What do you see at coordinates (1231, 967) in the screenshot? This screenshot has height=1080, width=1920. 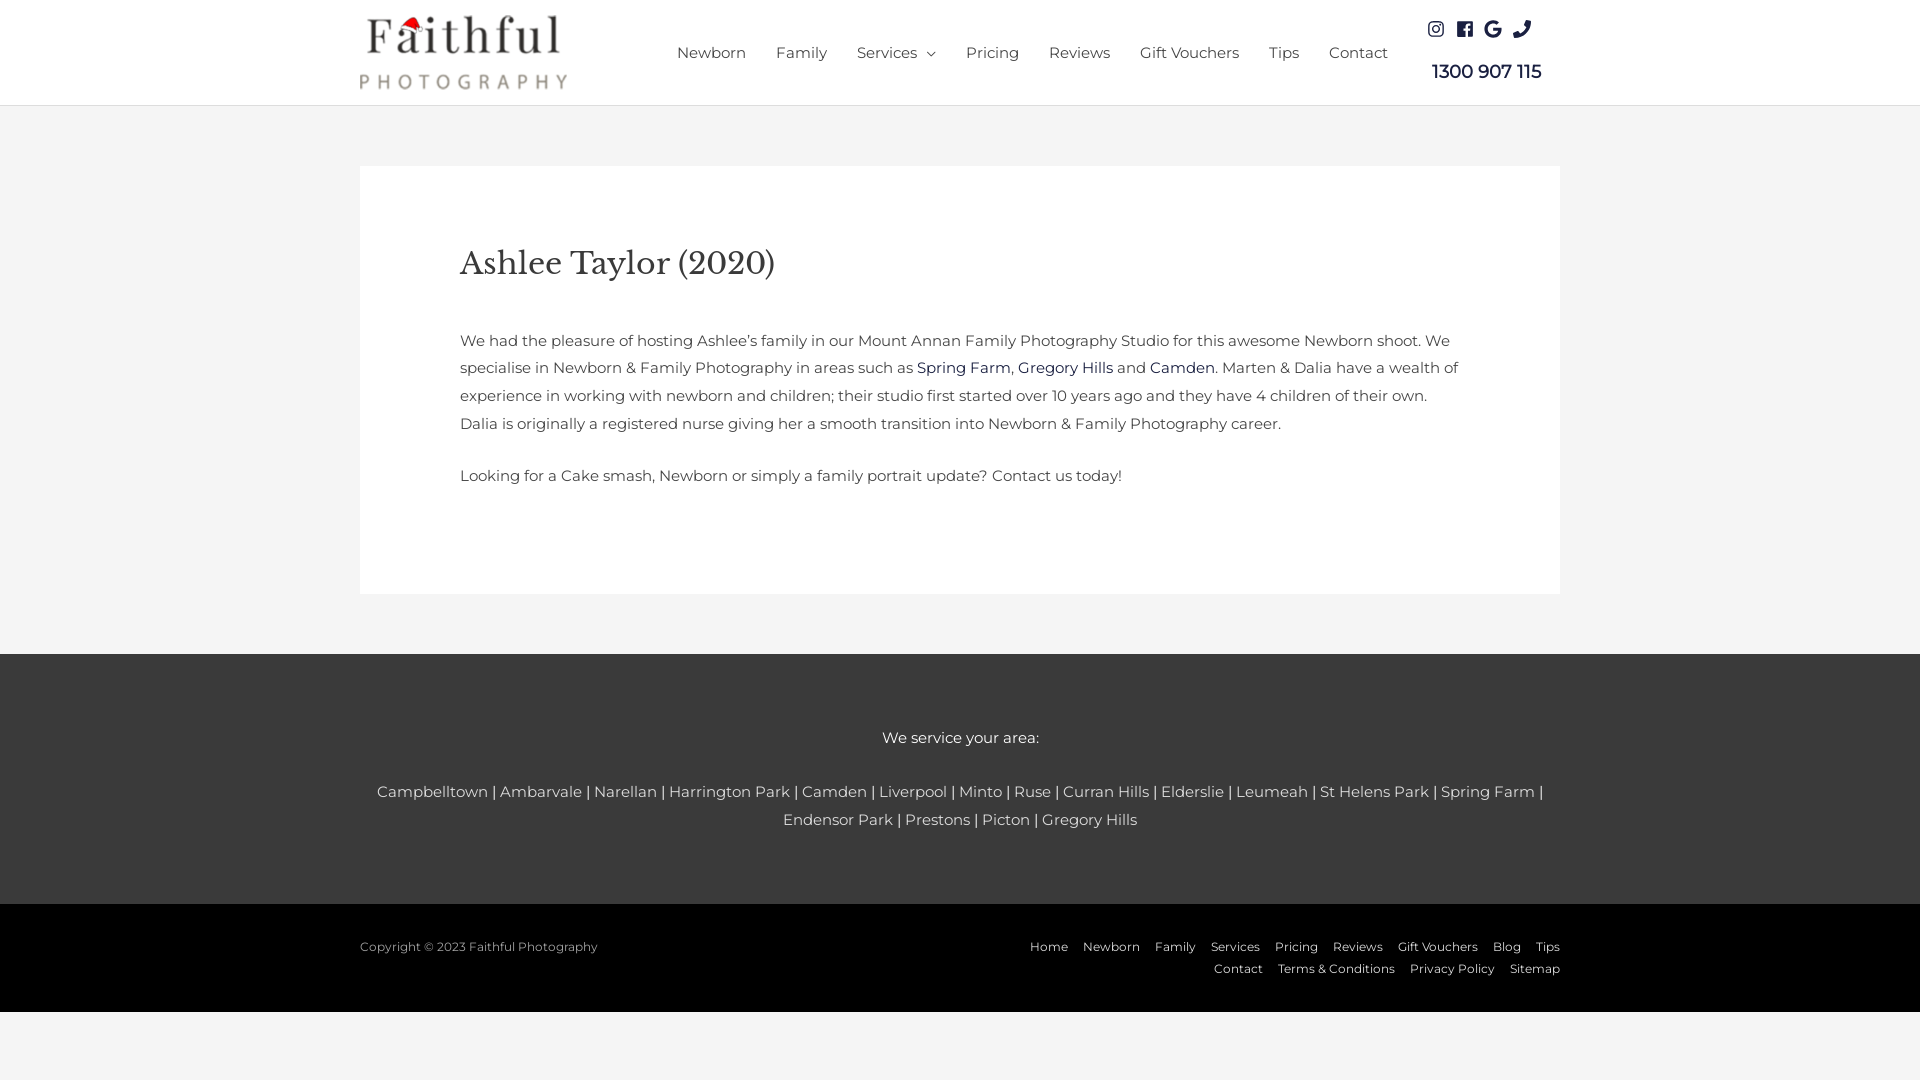 I see `'Contact'` at bounding box center [1231, 967].